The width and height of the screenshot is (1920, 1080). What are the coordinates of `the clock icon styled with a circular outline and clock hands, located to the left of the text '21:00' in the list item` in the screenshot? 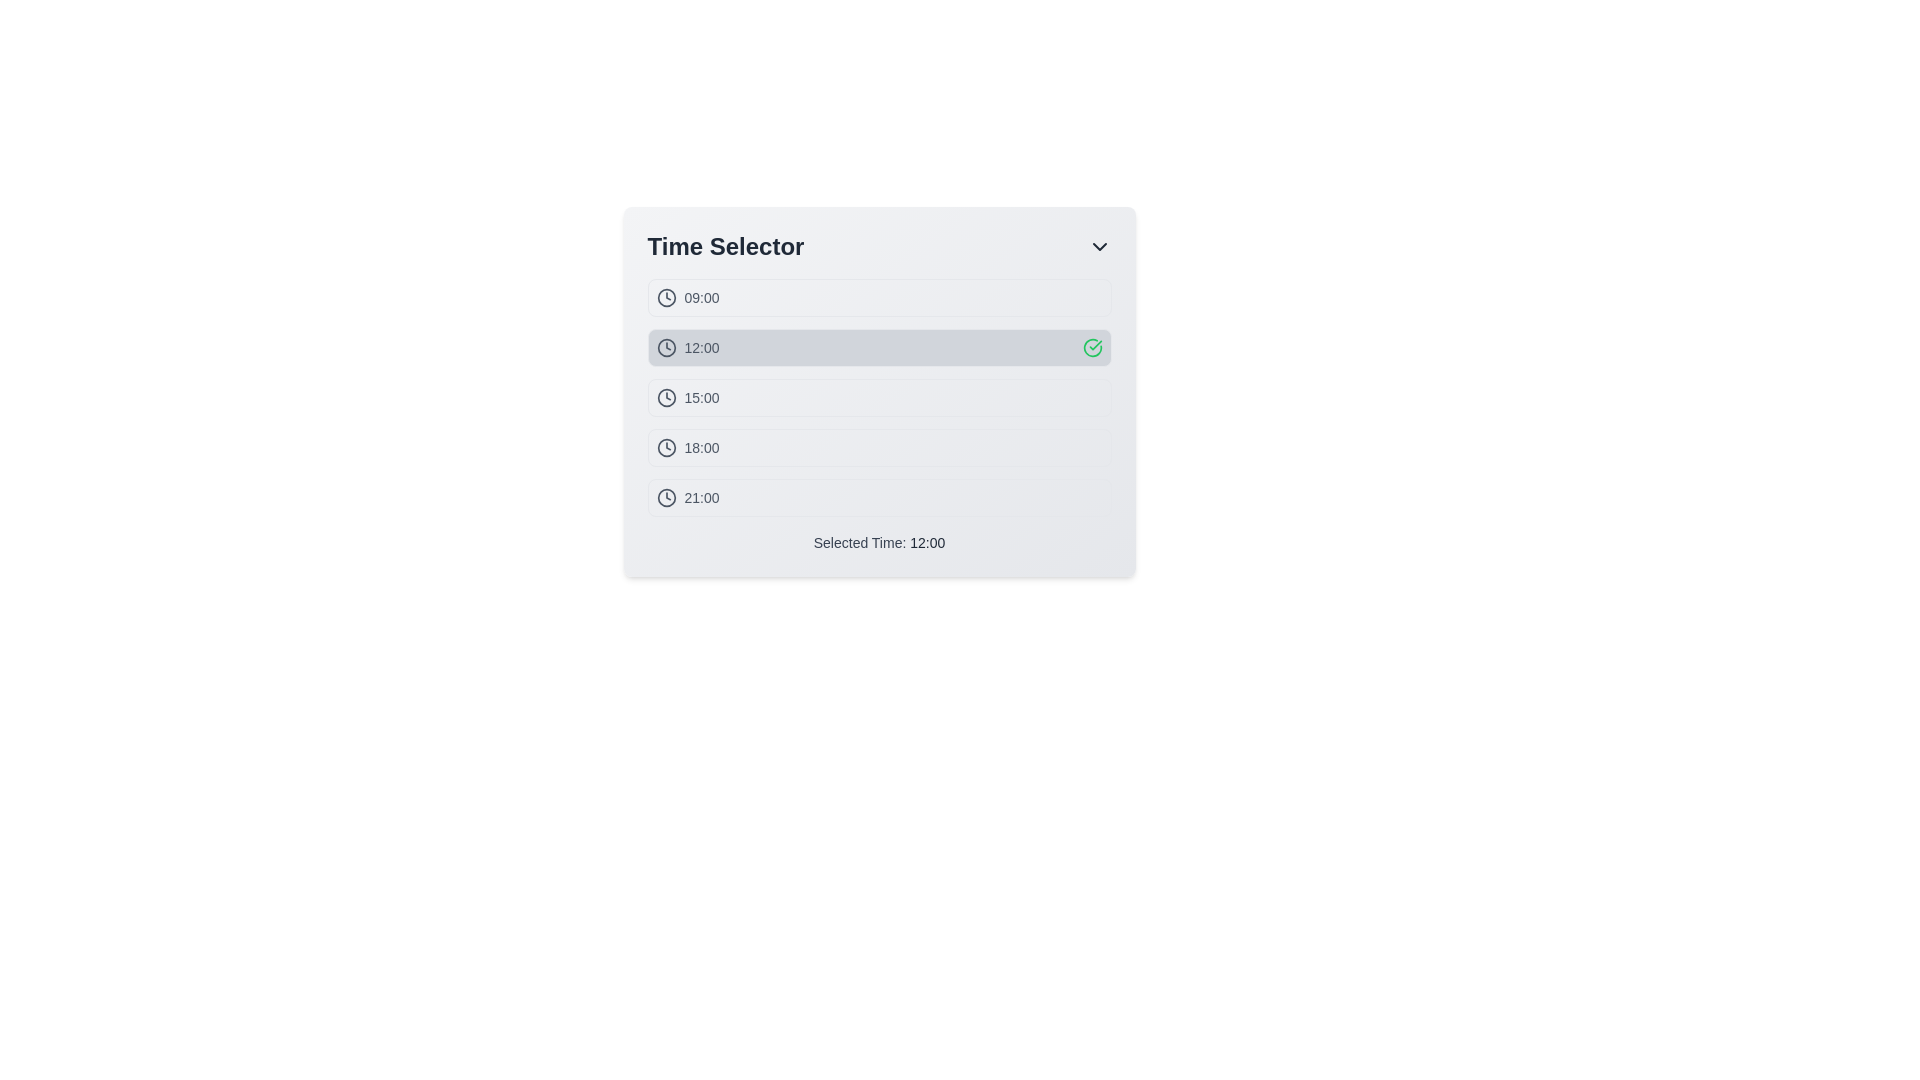 It's located at (666, 496).